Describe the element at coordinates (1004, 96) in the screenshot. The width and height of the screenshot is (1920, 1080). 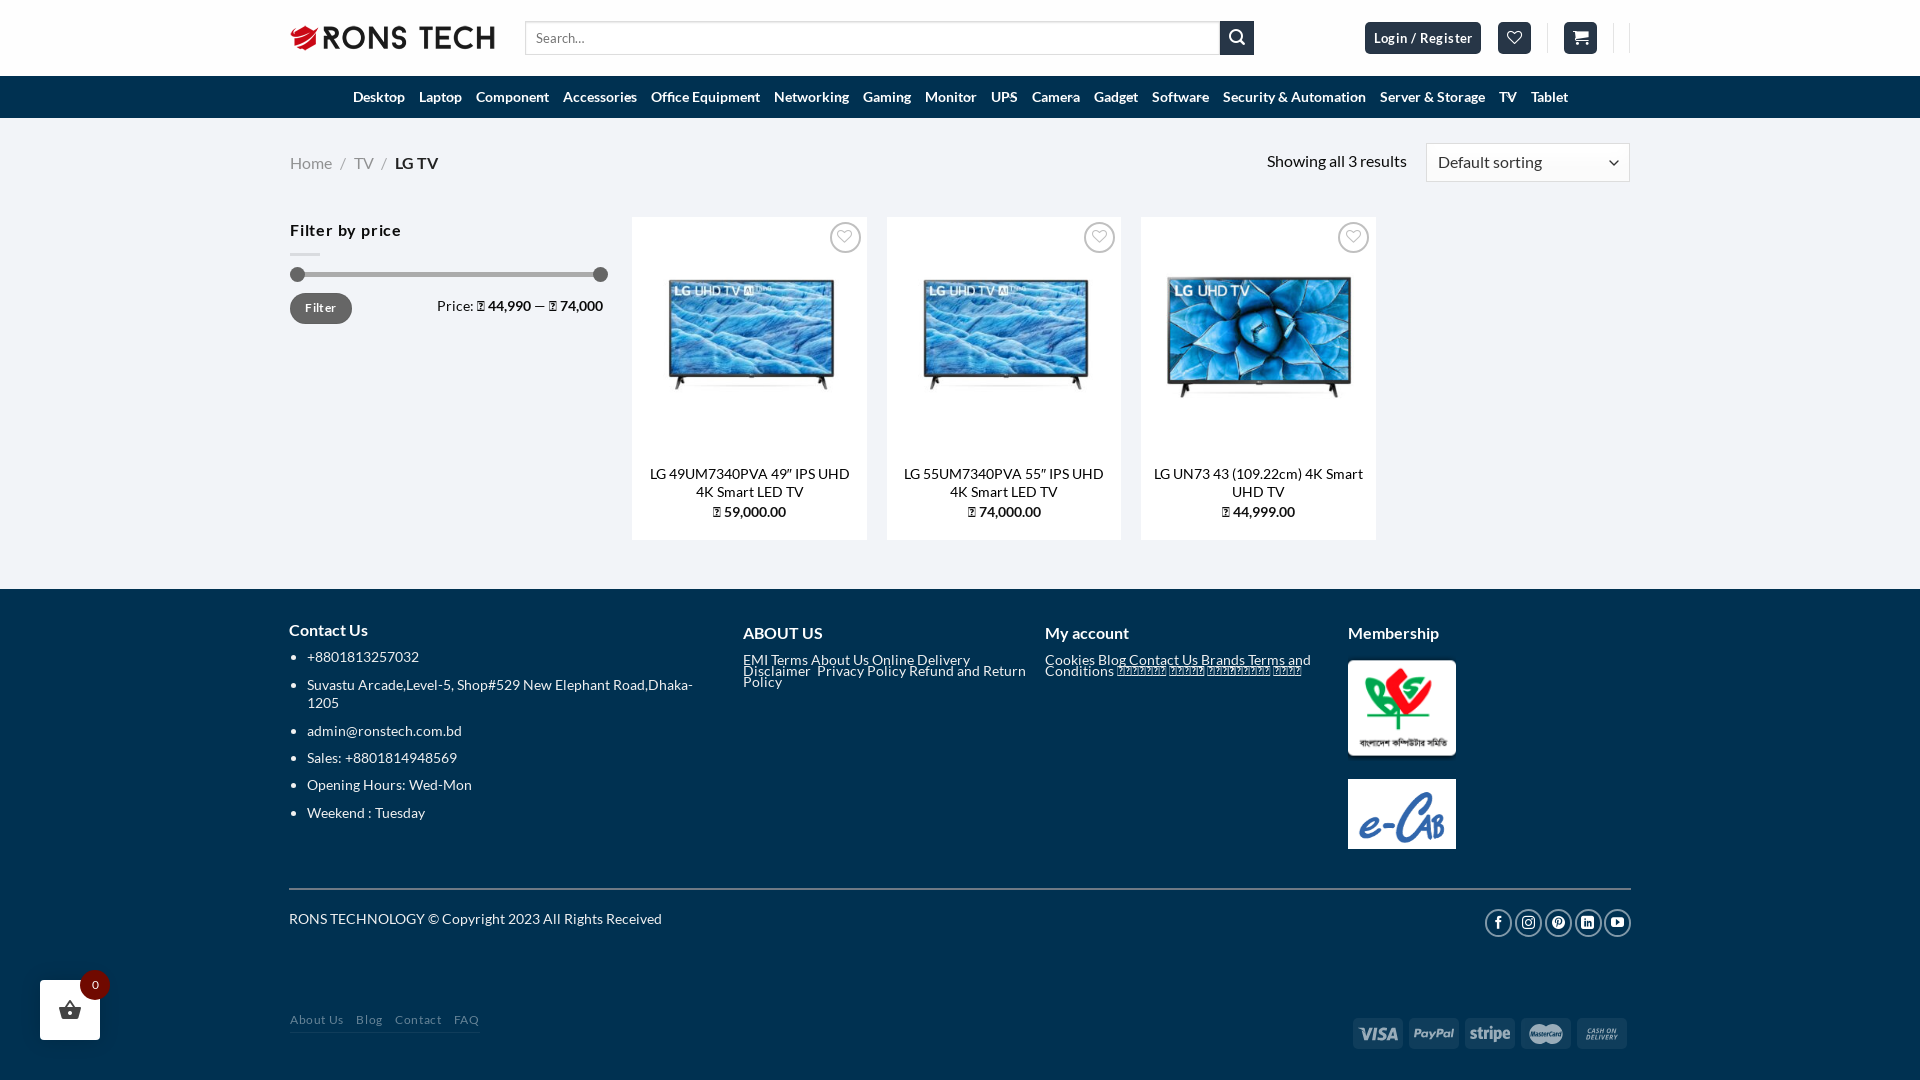
I see `'UPS'` at that location.